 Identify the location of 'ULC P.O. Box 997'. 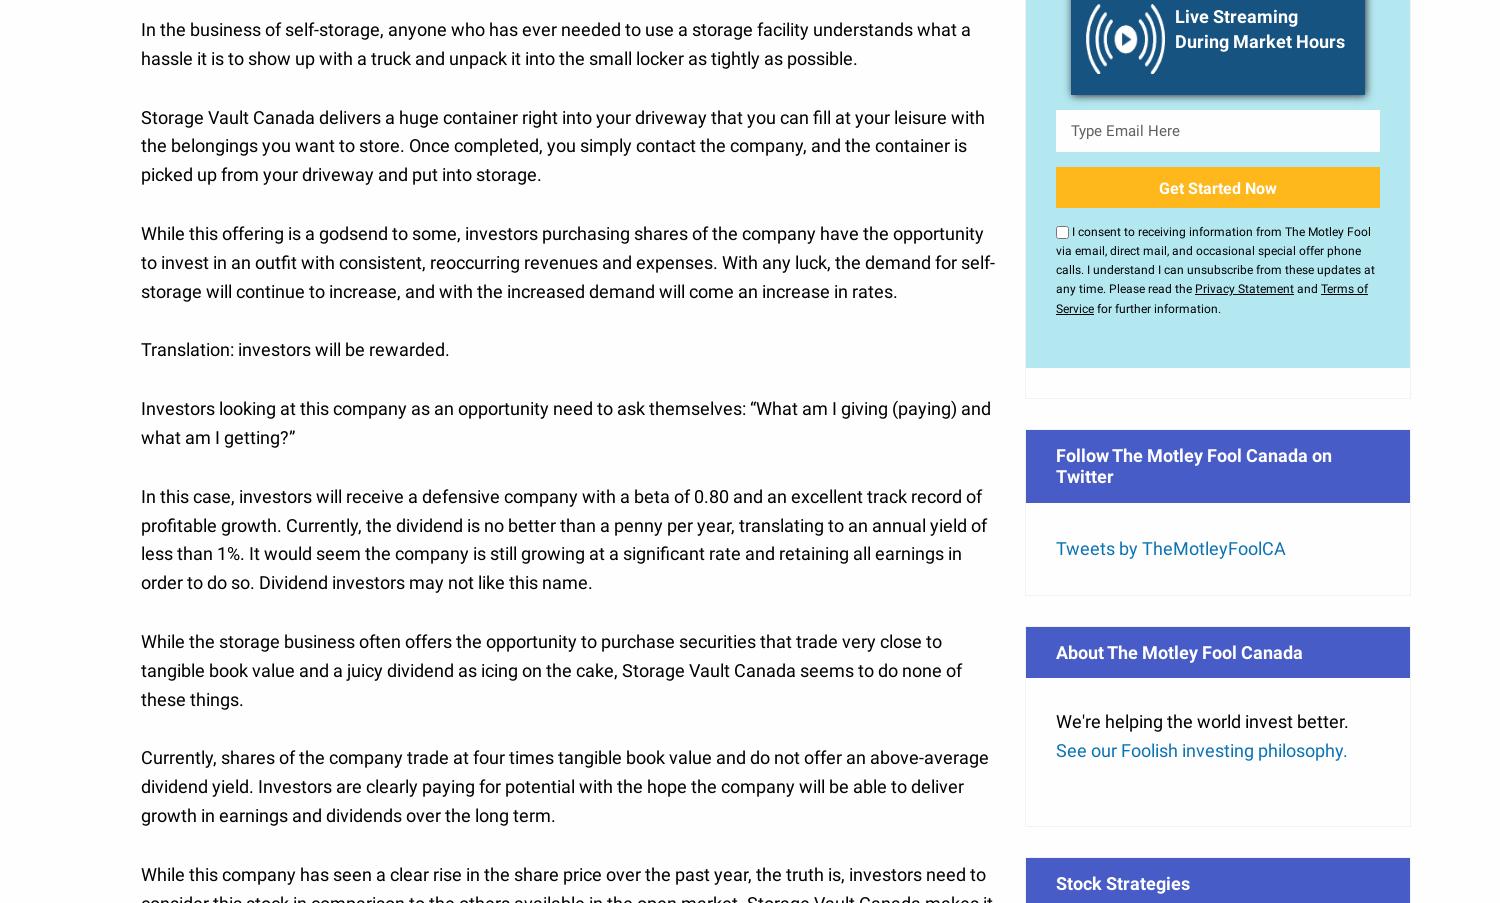
(128, 570).